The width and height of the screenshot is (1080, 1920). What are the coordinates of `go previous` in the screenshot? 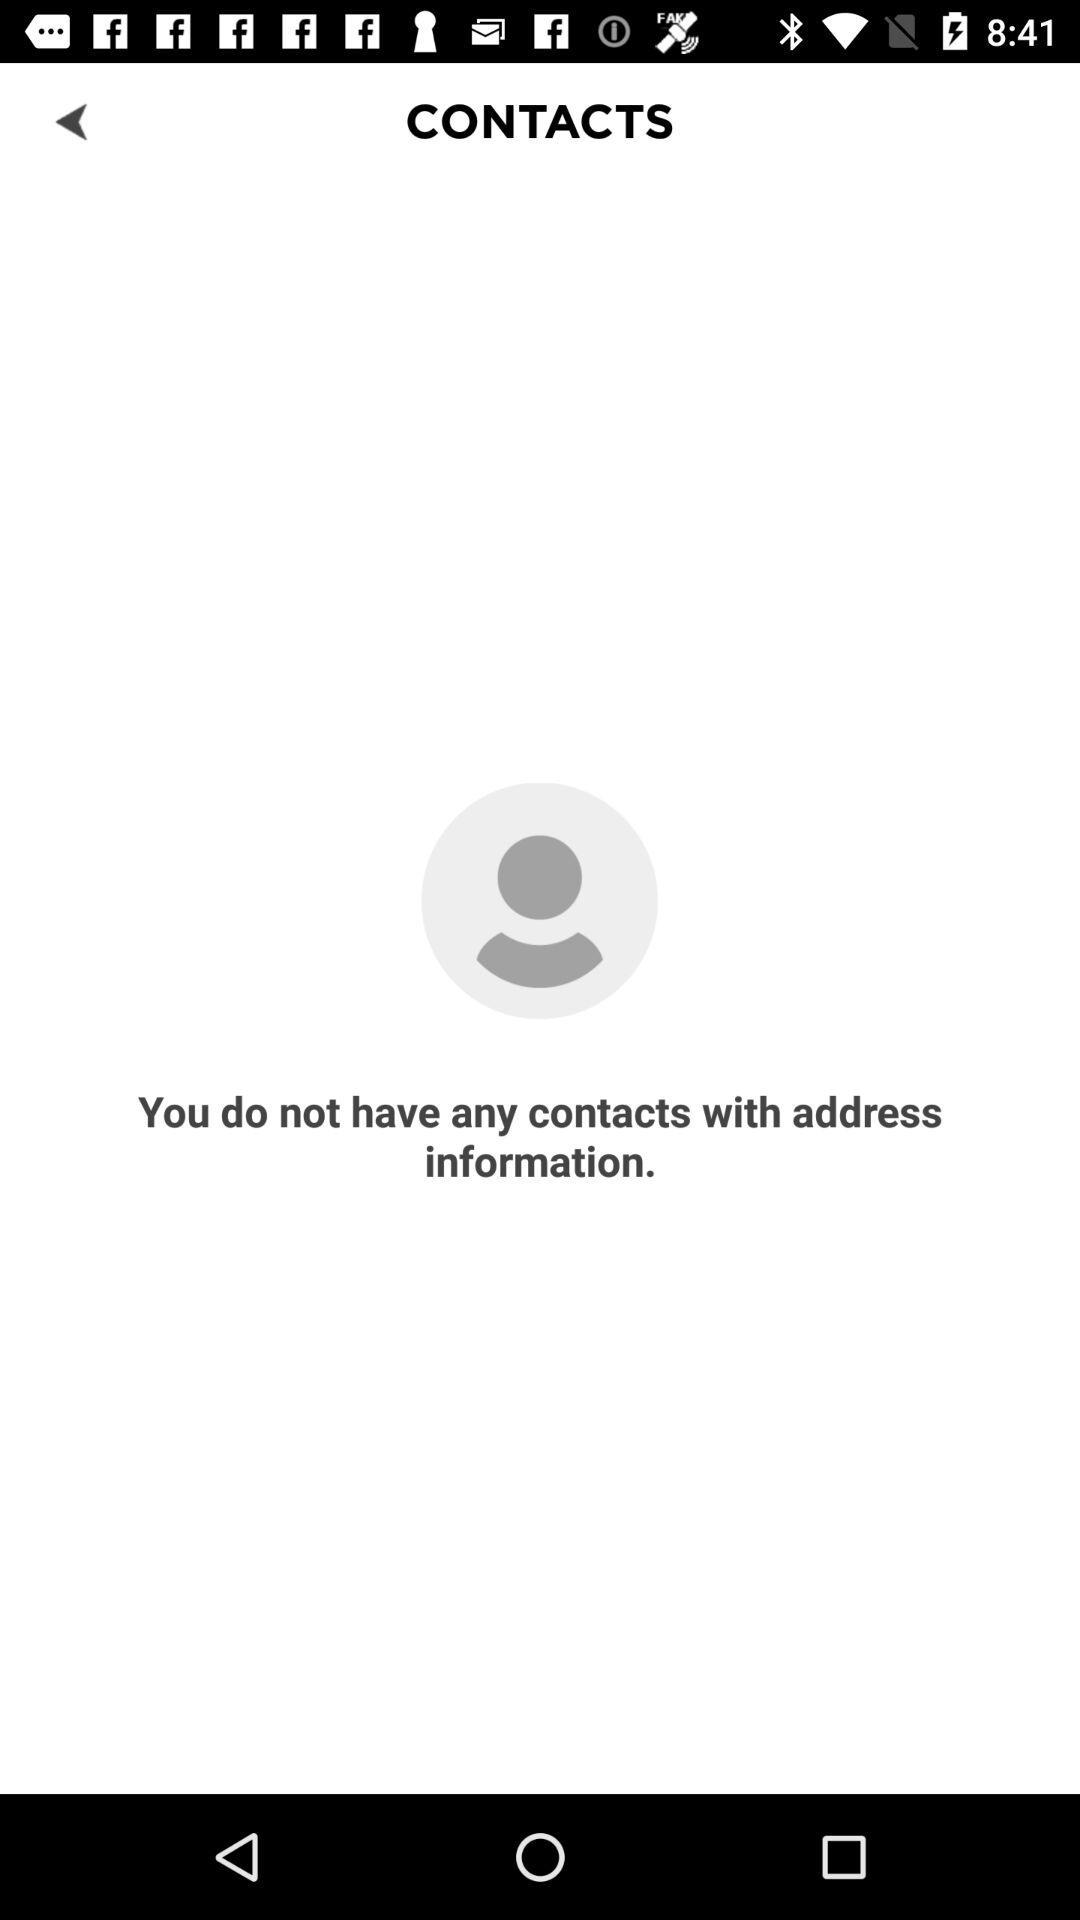 It's located at (72, 119).